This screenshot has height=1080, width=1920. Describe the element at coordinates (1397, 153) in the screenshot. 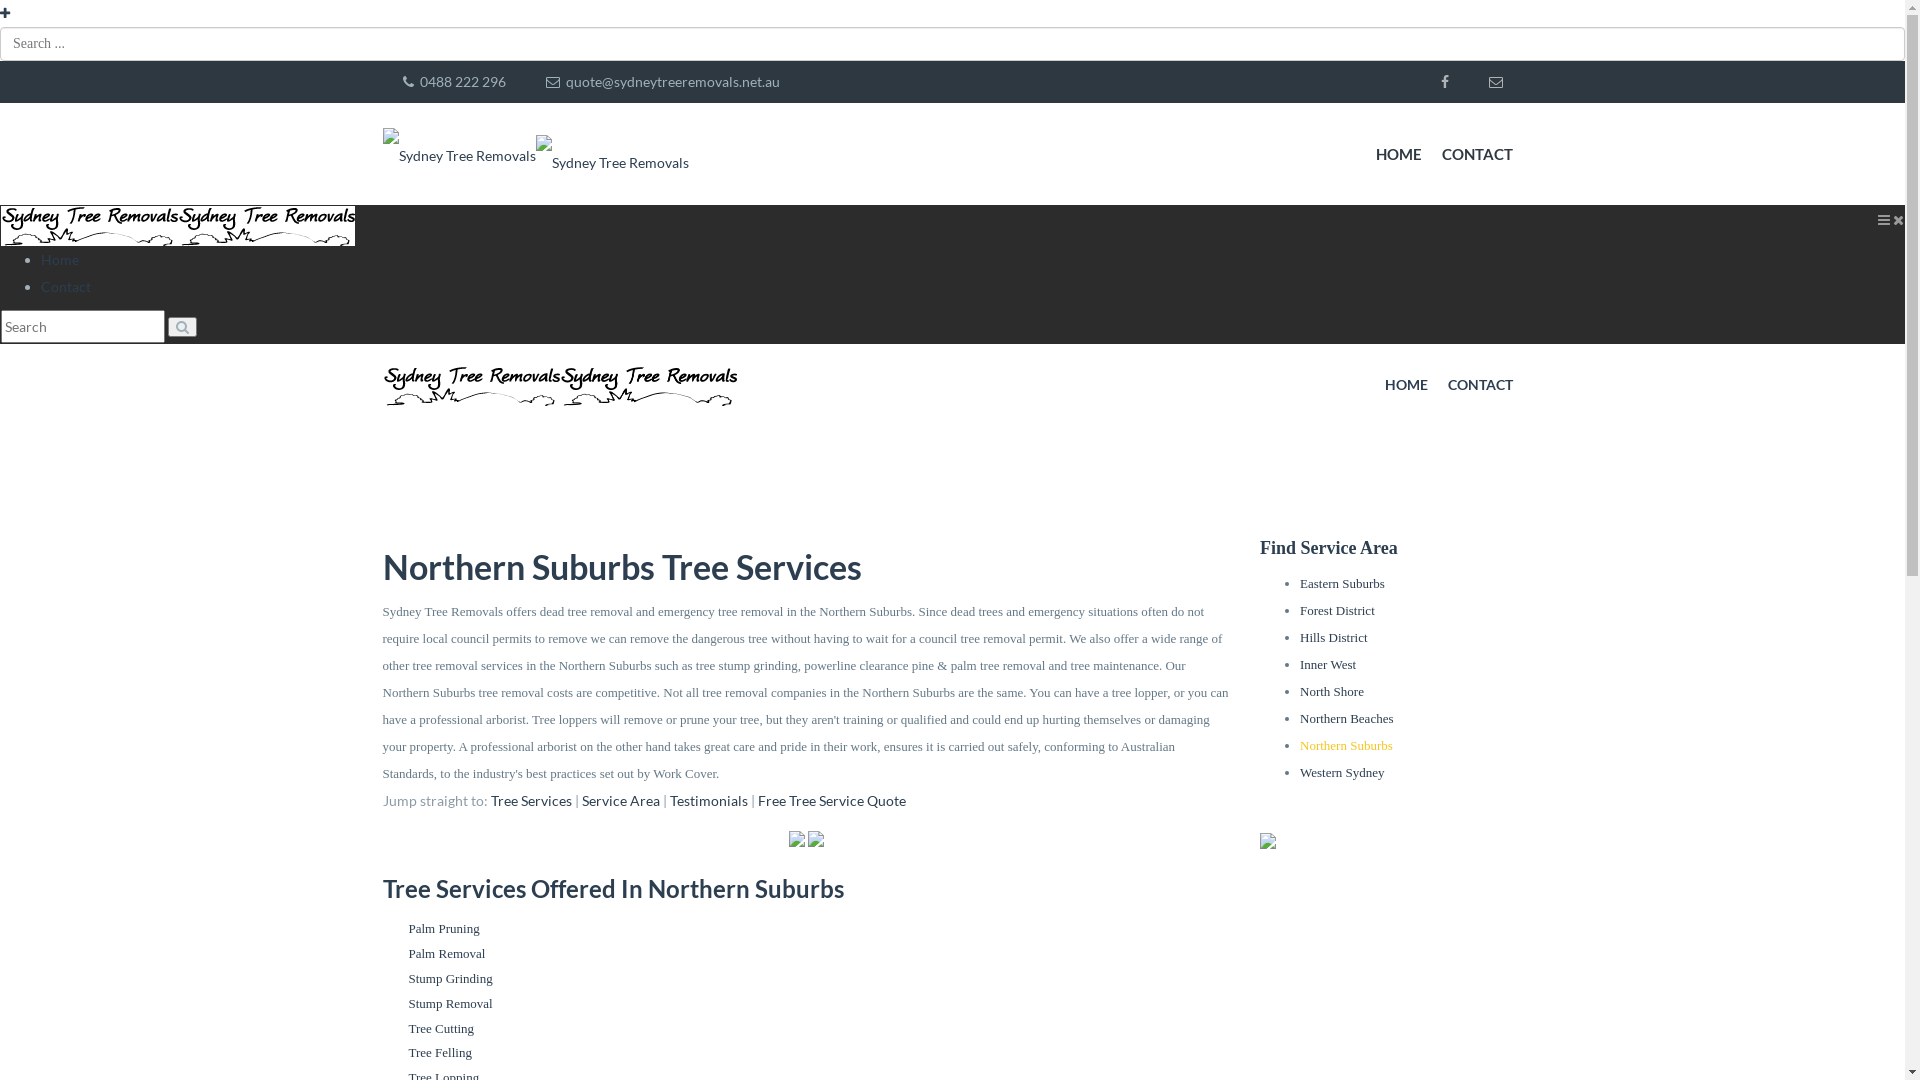

I see `'HOME'` at that location.